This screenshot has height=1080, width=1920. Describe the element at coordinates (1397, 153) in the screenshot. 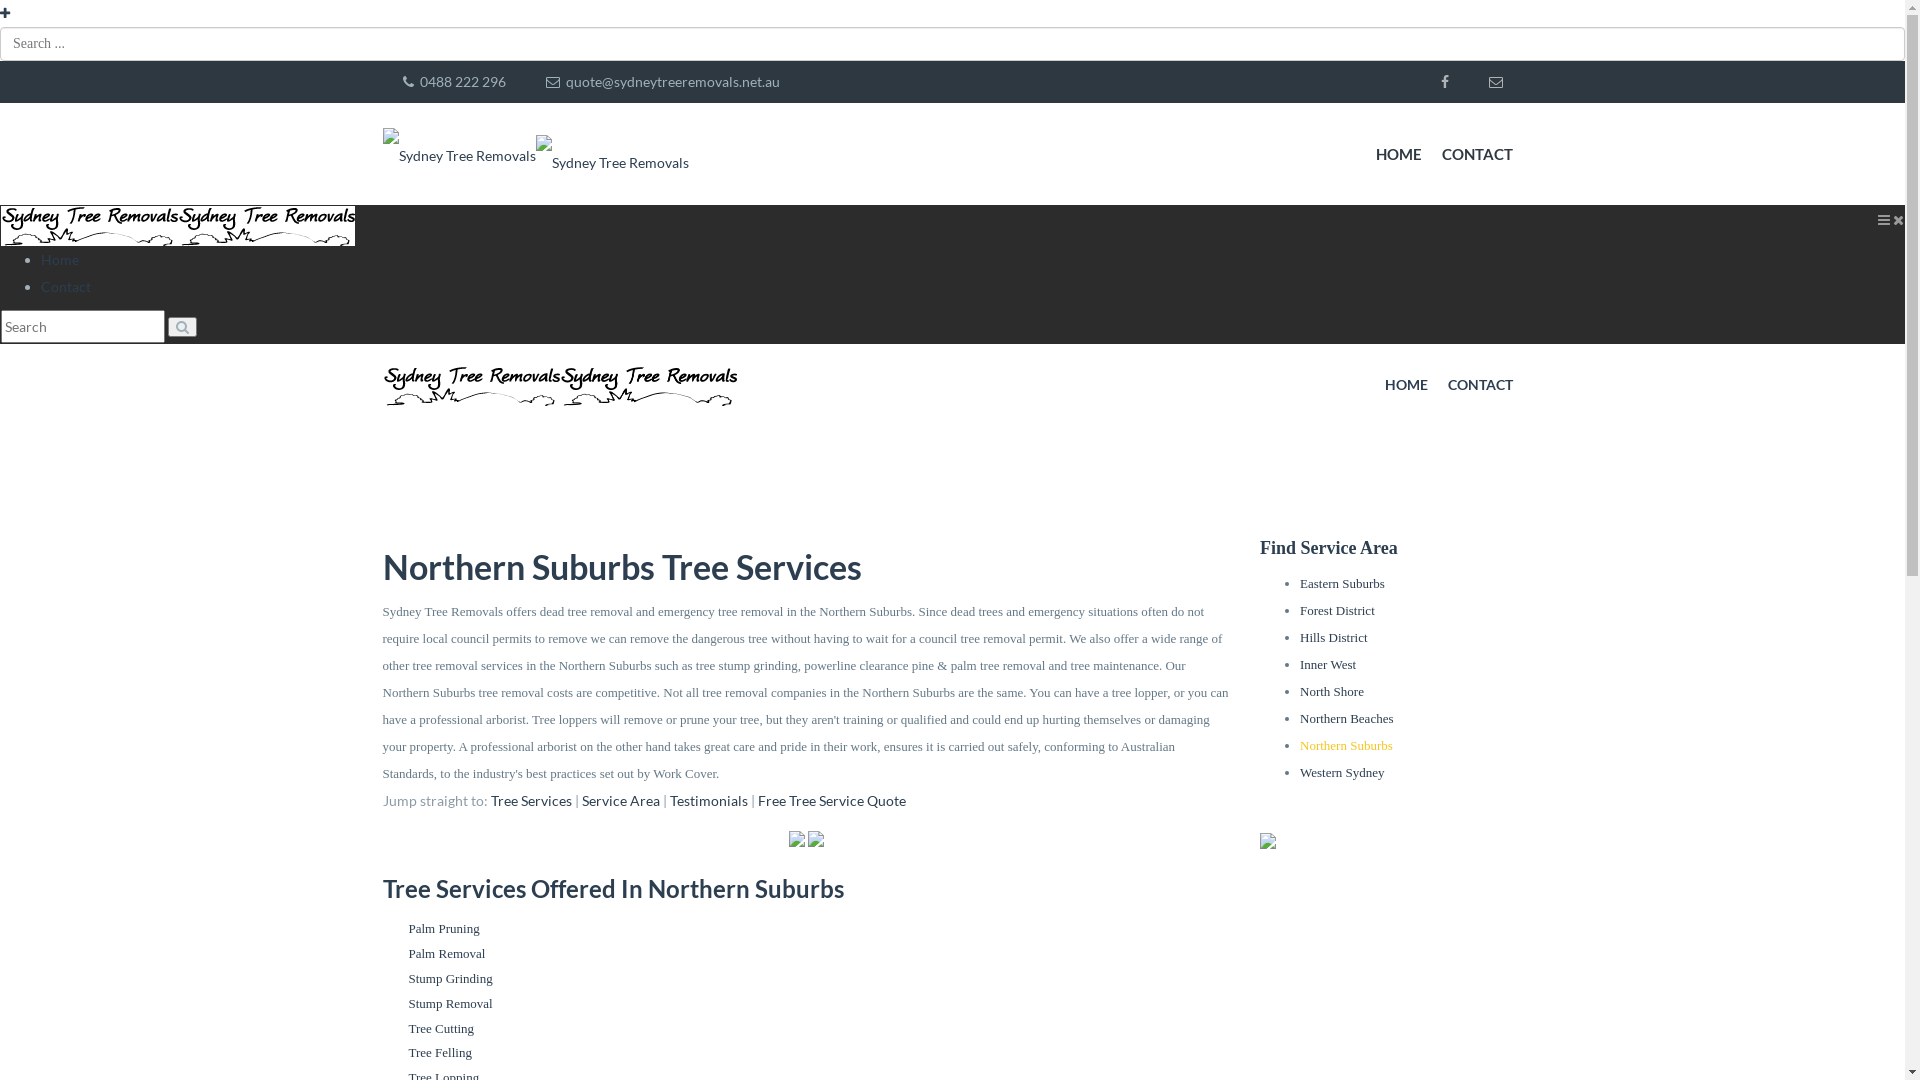

I see `'HOME'` at that location.